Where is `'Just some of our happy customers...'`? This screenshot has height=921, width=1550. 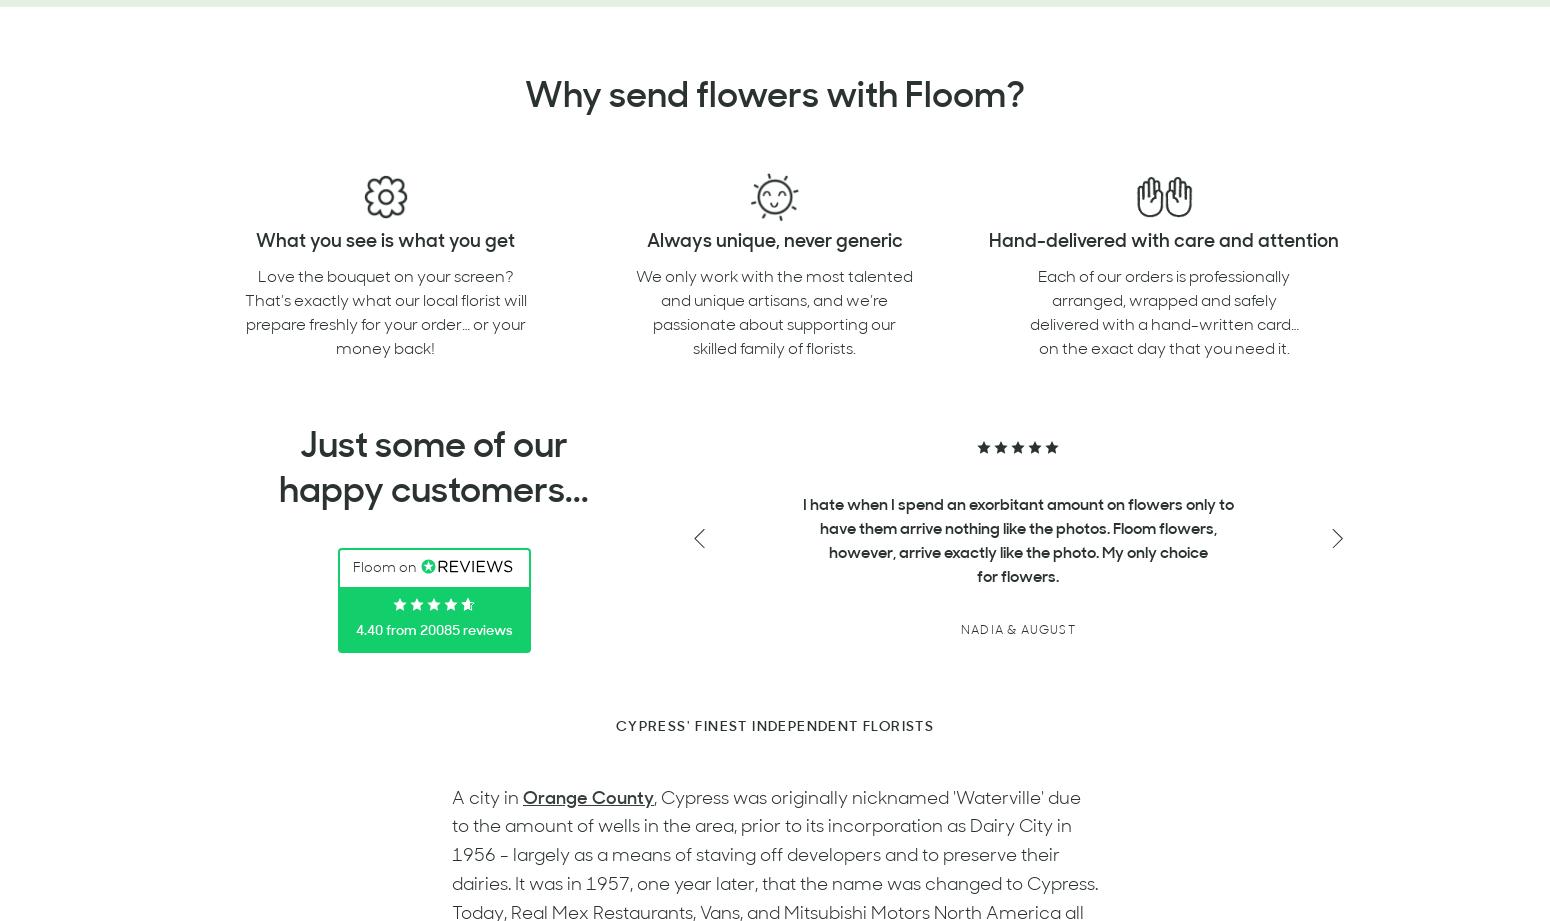 'Just some of our happy customers...' is located at coordinates (434, 468).